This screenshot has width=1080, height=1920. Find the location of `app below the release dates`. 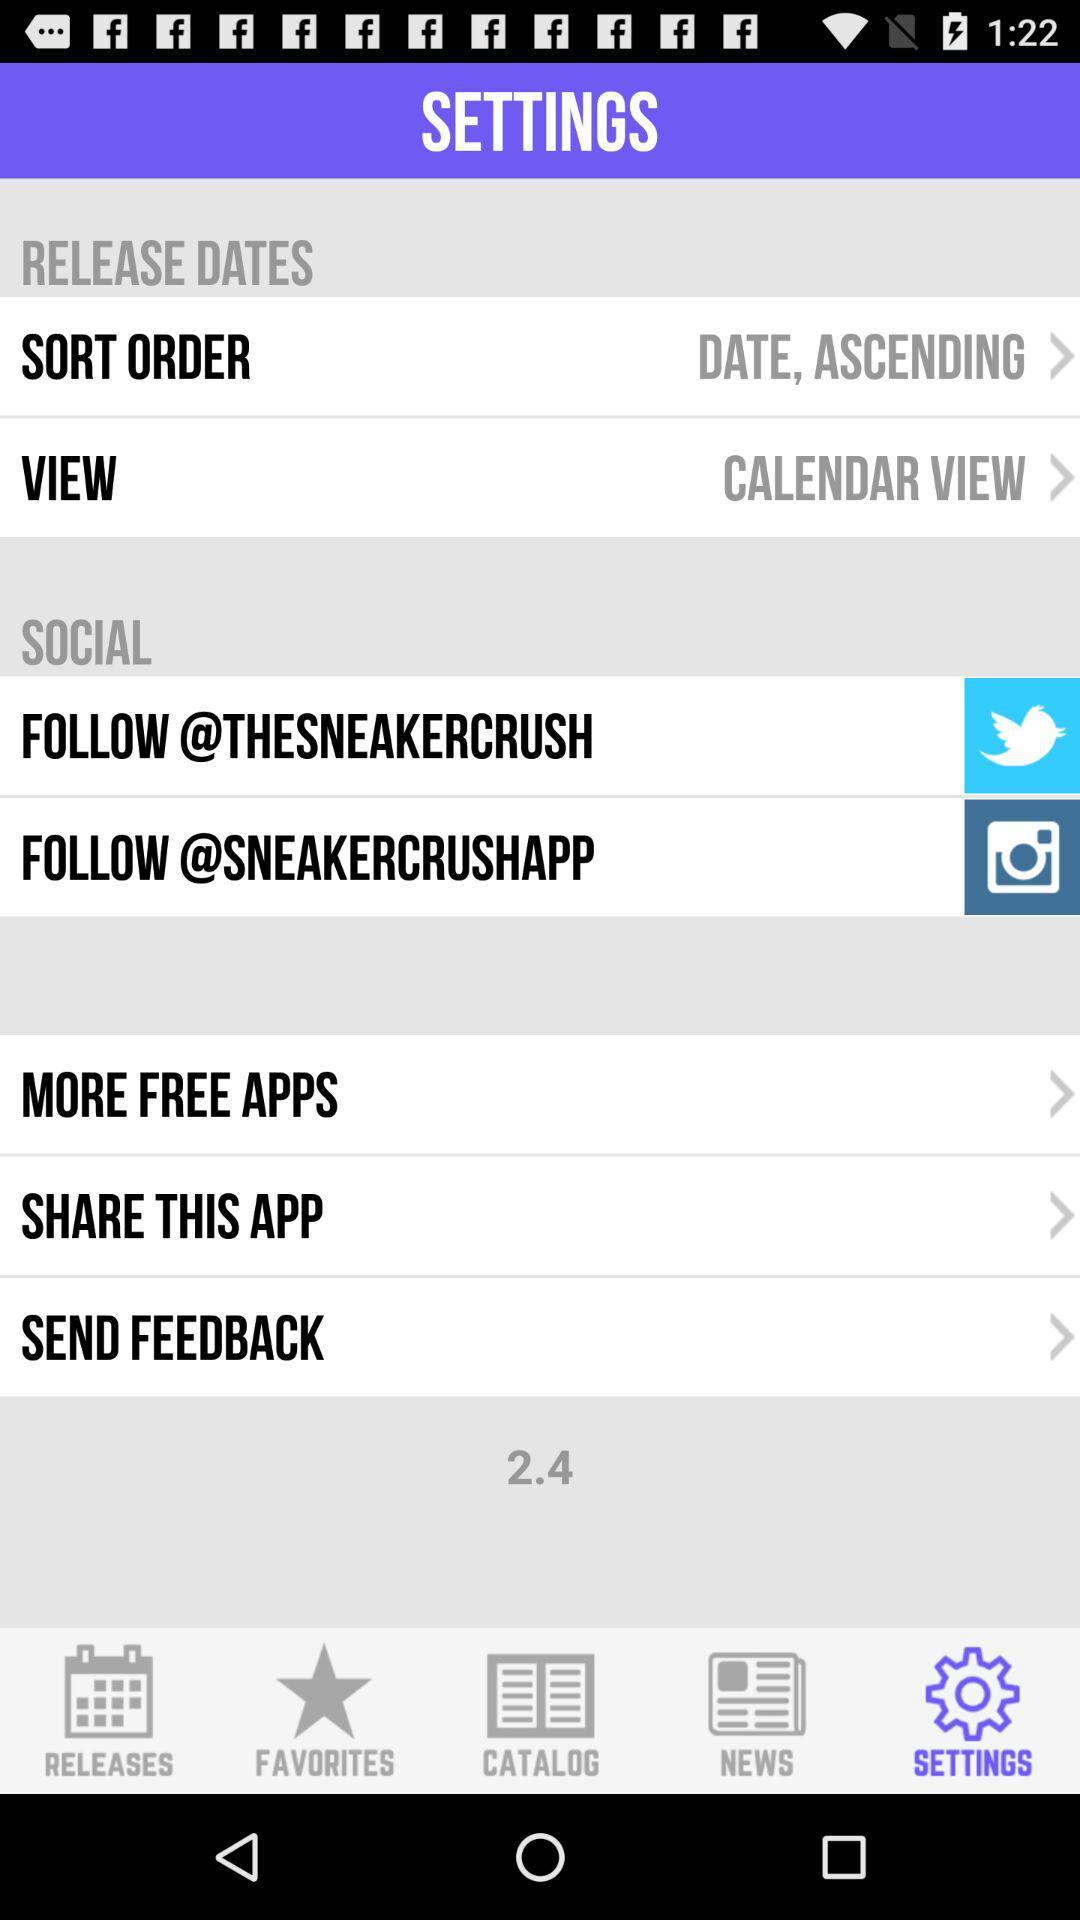

app below the release dates is located at coordinates (860, 356).